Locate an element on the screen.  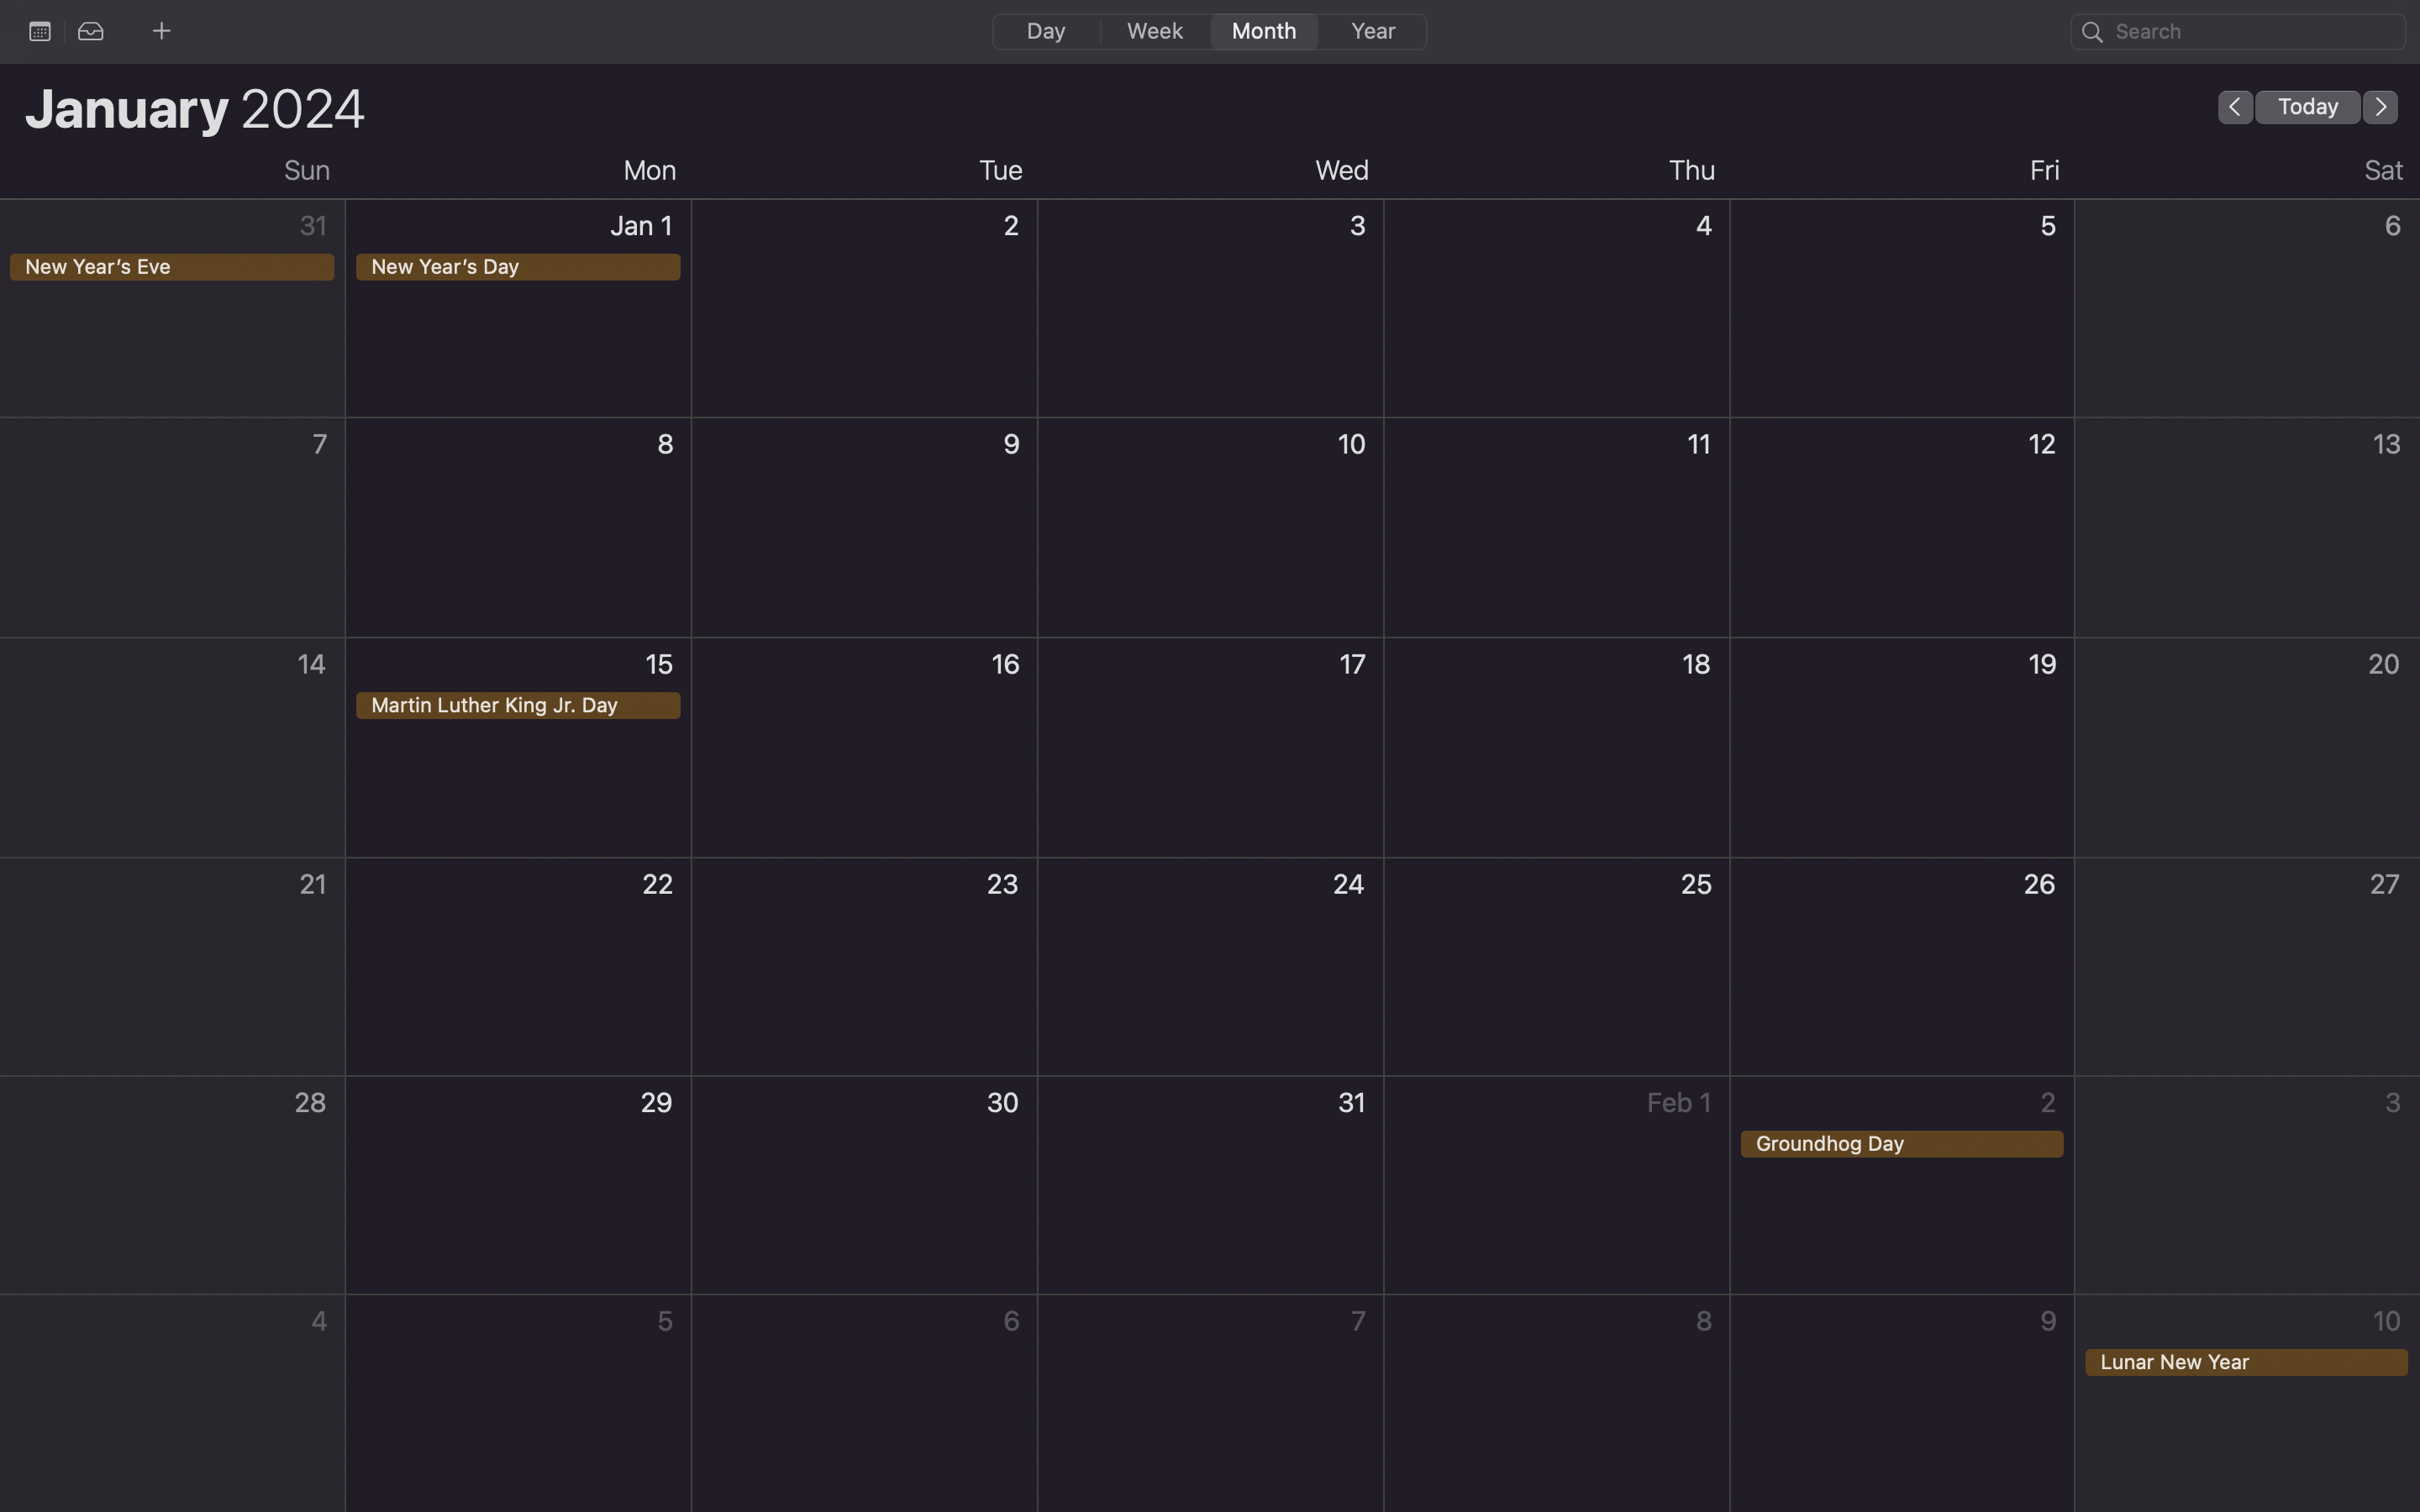
View the calendar in yearly format is located at coordinates (1370, 30).